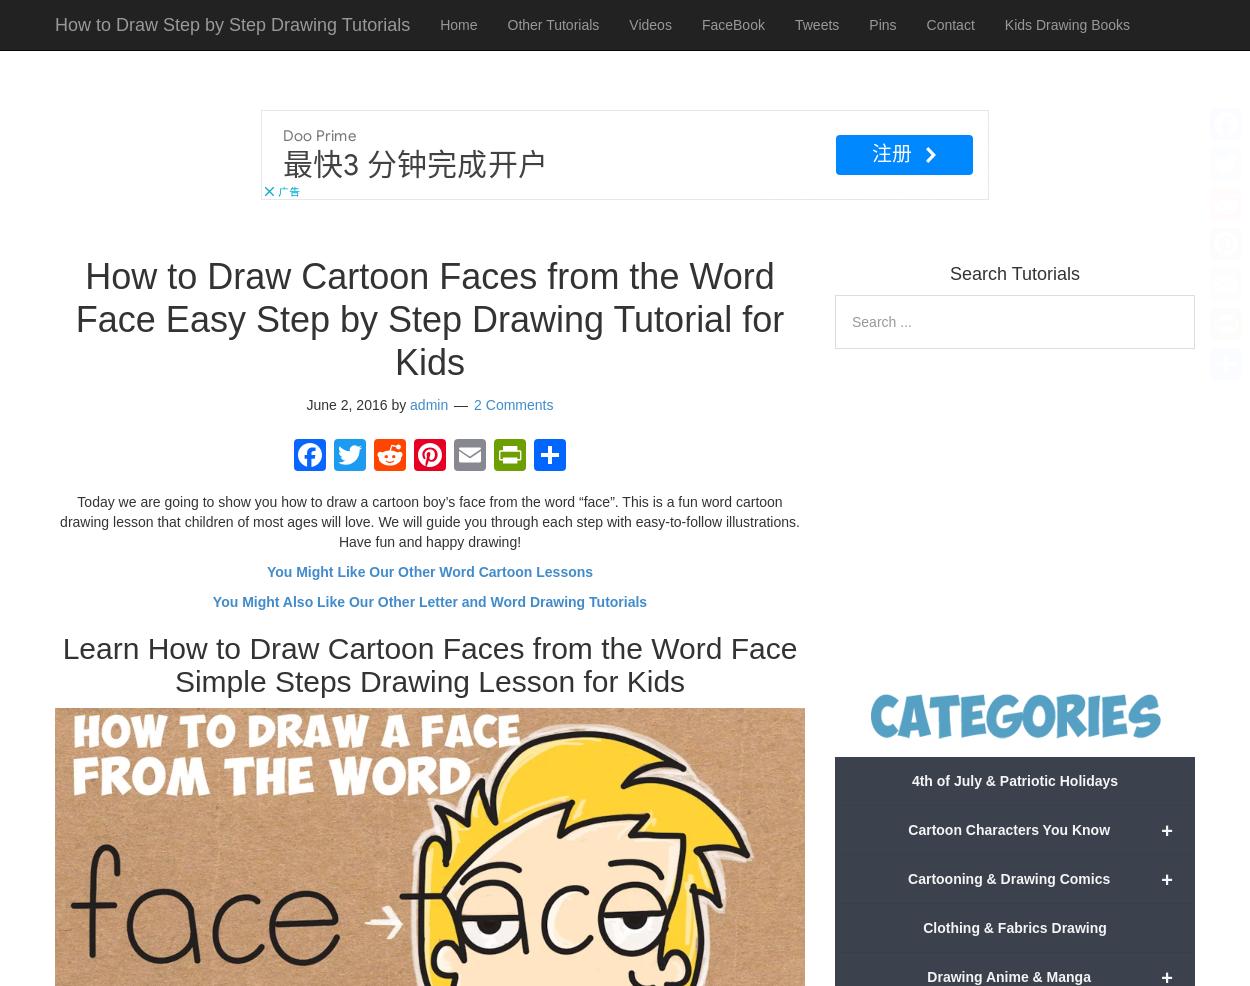  What do you see at coordinates (580, 500) in the screenshot?
I see `'Share'` at bounding box center [580, 500].